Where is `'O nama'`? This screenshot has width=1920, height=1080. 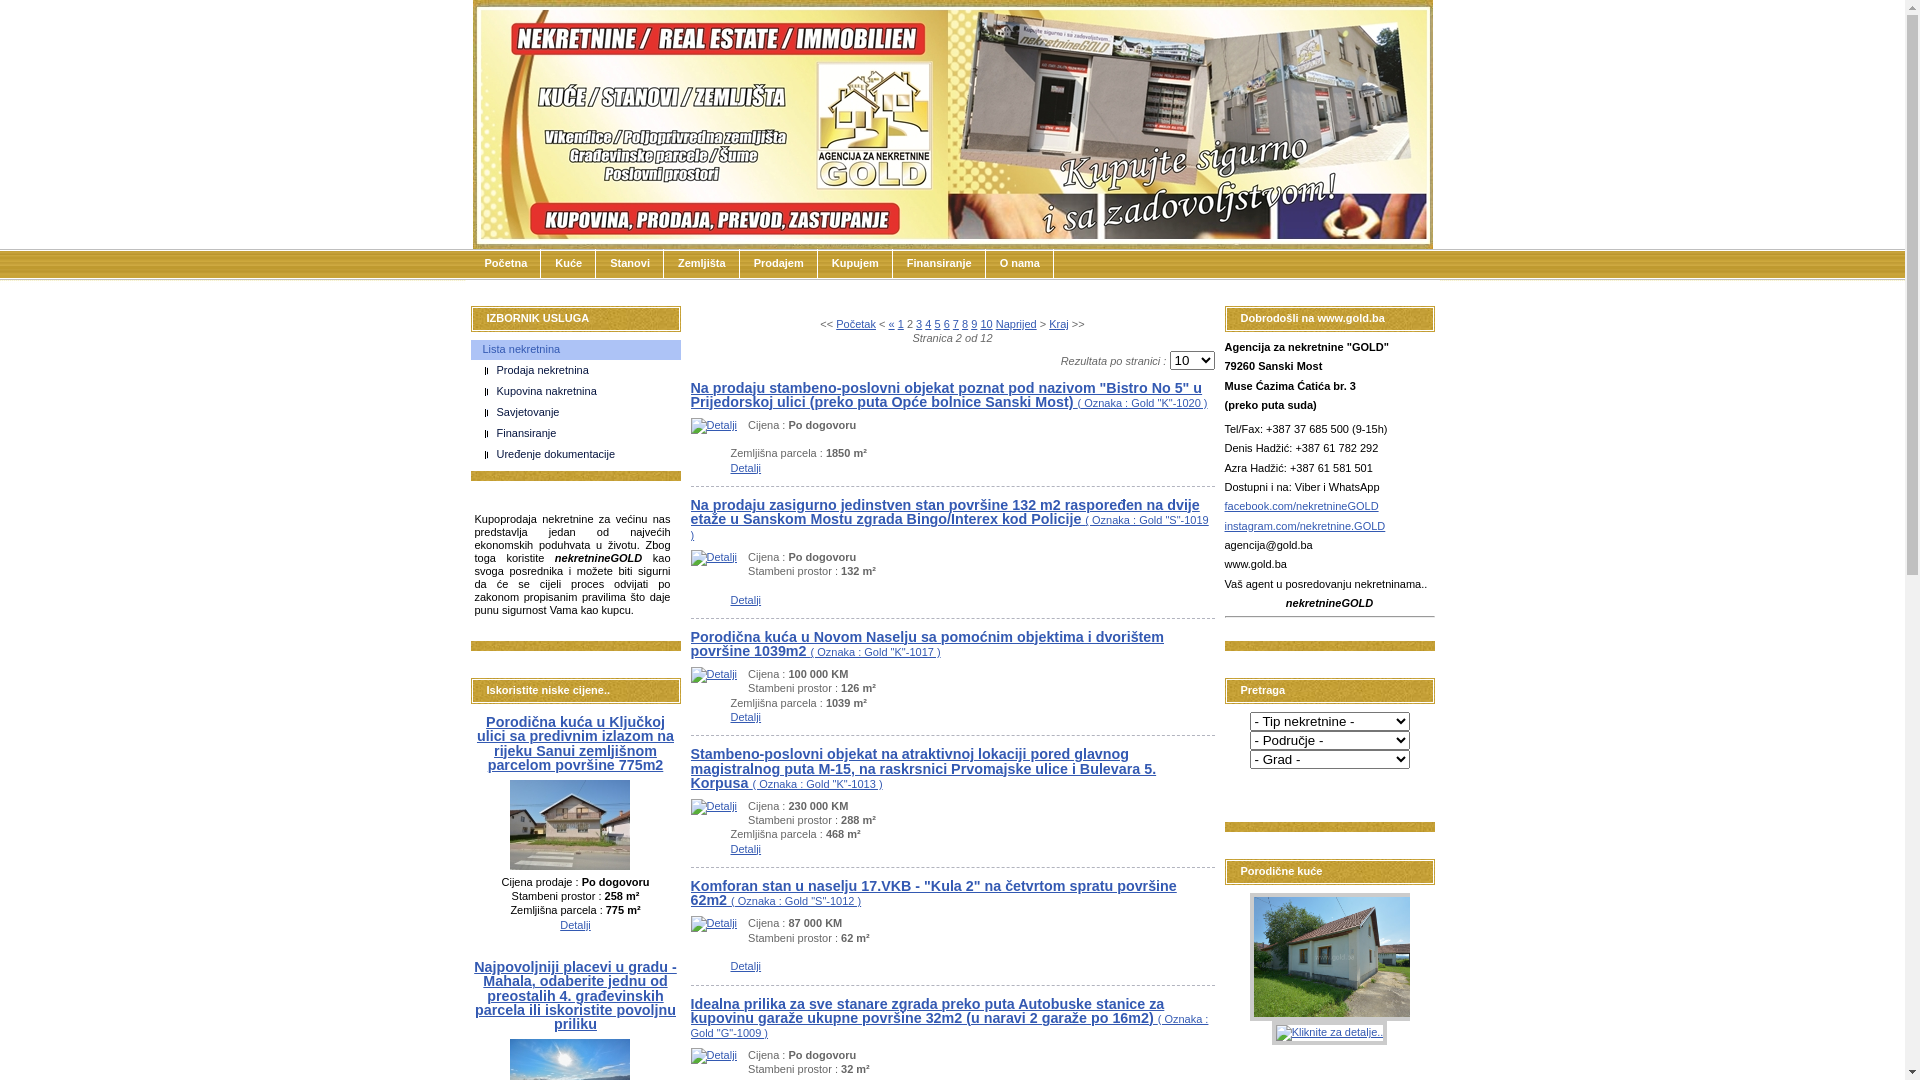
'O nama' is located at coordinates (1019, 262).